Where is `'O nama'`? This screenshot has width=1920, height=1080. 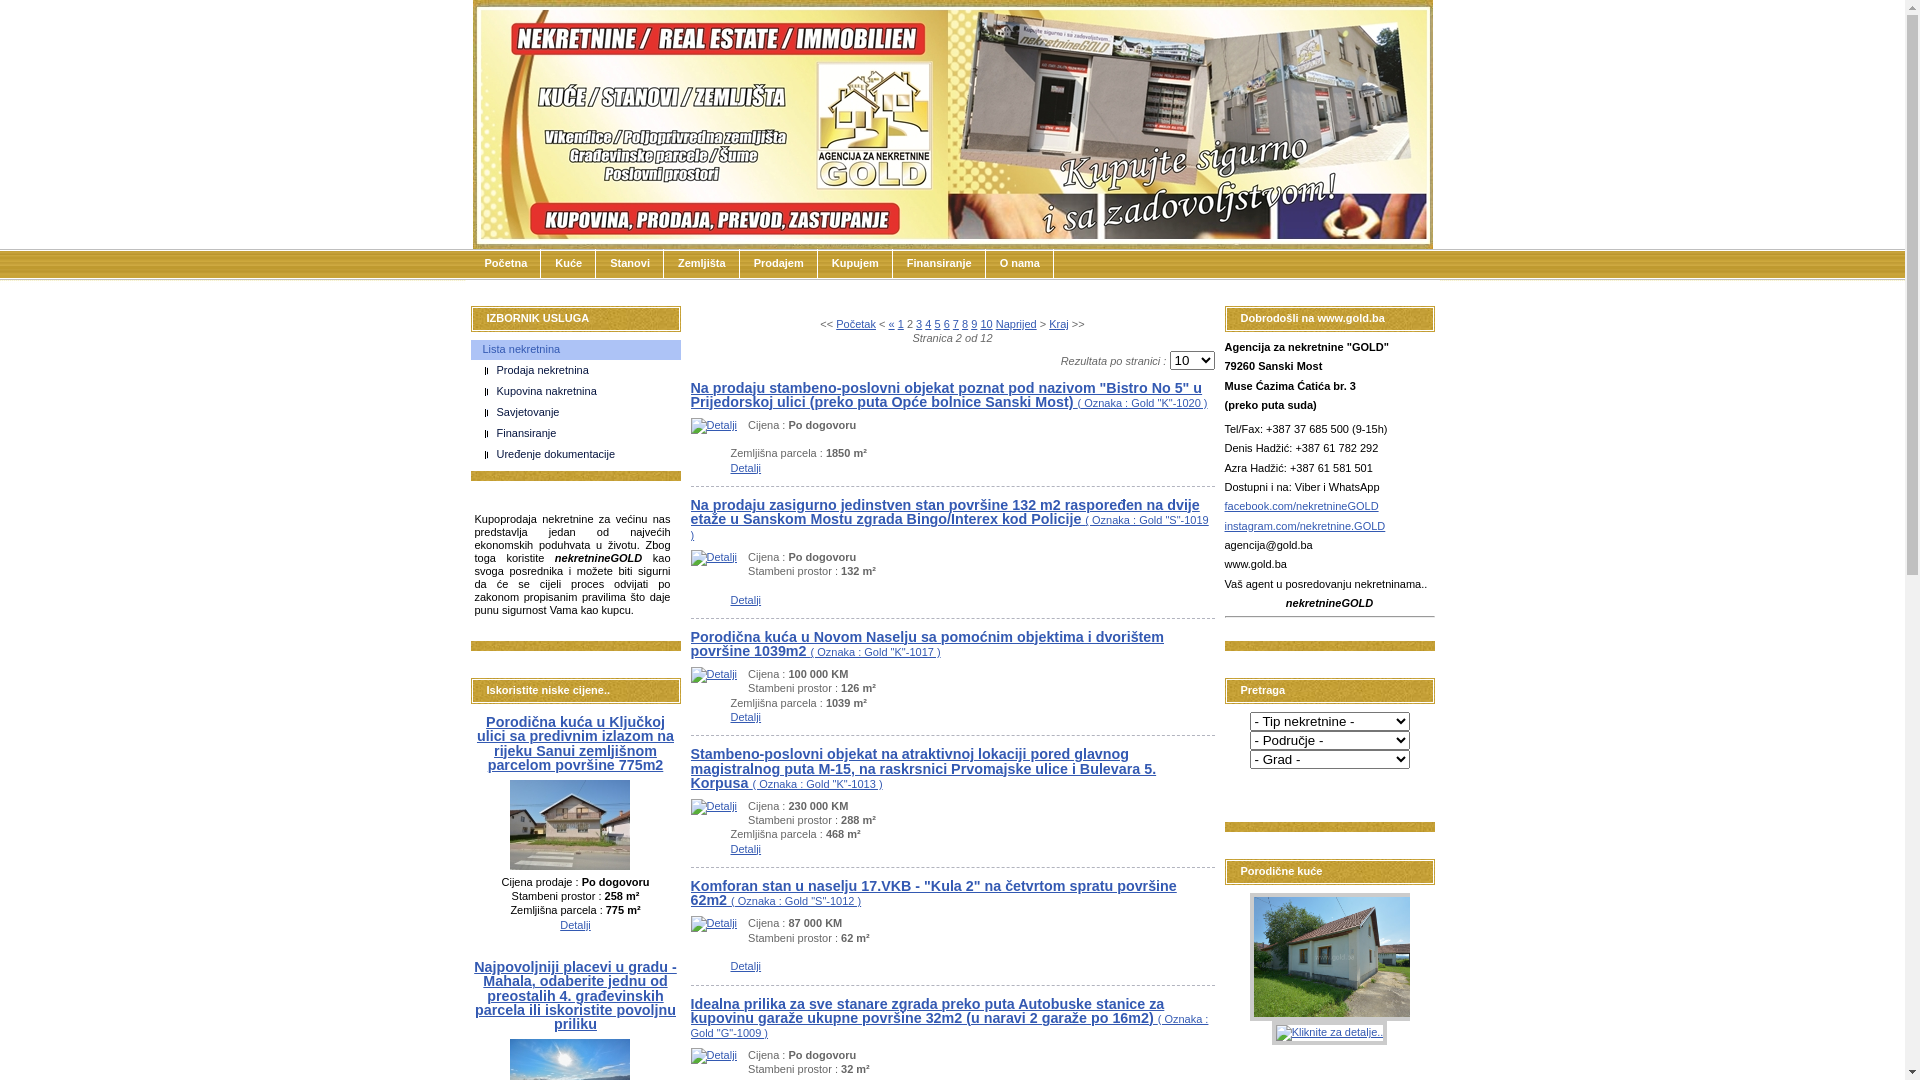
'O nama' is located at coordinates (1019, 262).